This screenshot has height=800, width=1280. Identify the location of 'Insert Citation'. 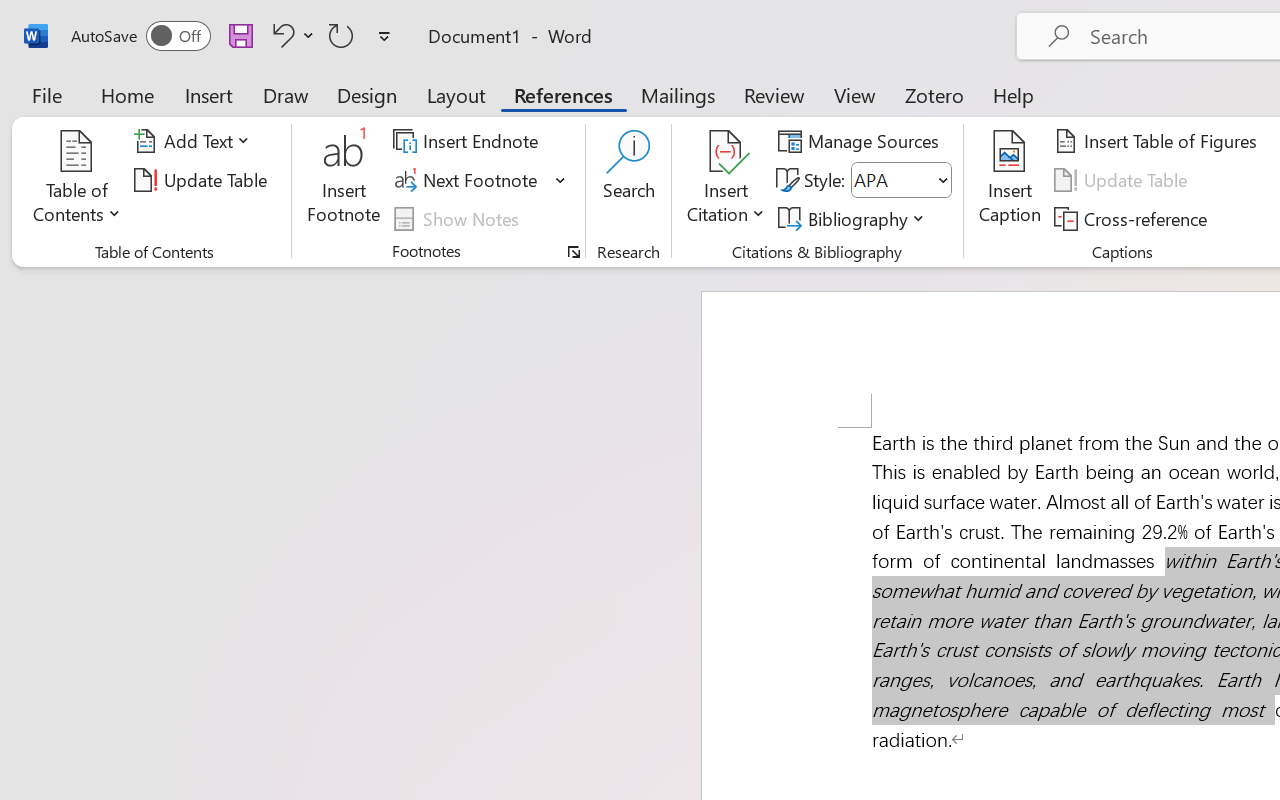
(725, 179).